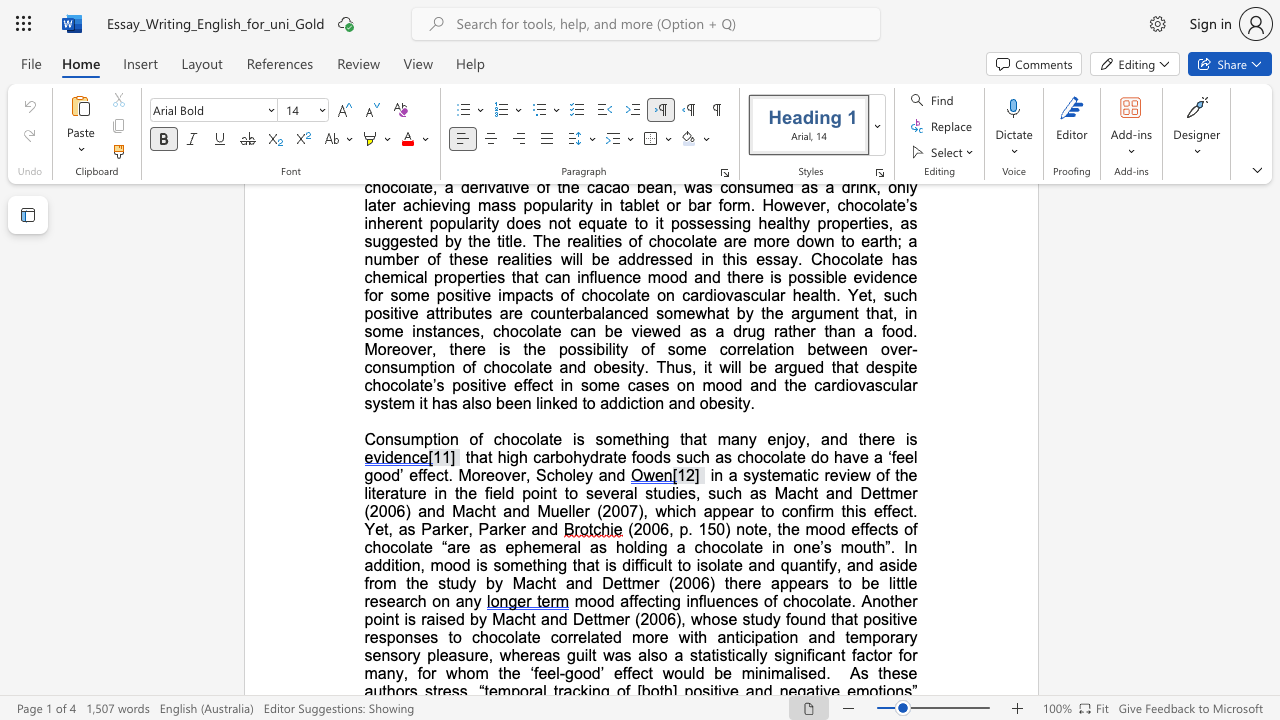 The width and height of the screenshot is (1280, 720). Describe the element at coordinates (520, 528) in the screenshot. I see `the subset text "r a" within the text "this effect. Yet, as Parker, Parker and"` at that location.